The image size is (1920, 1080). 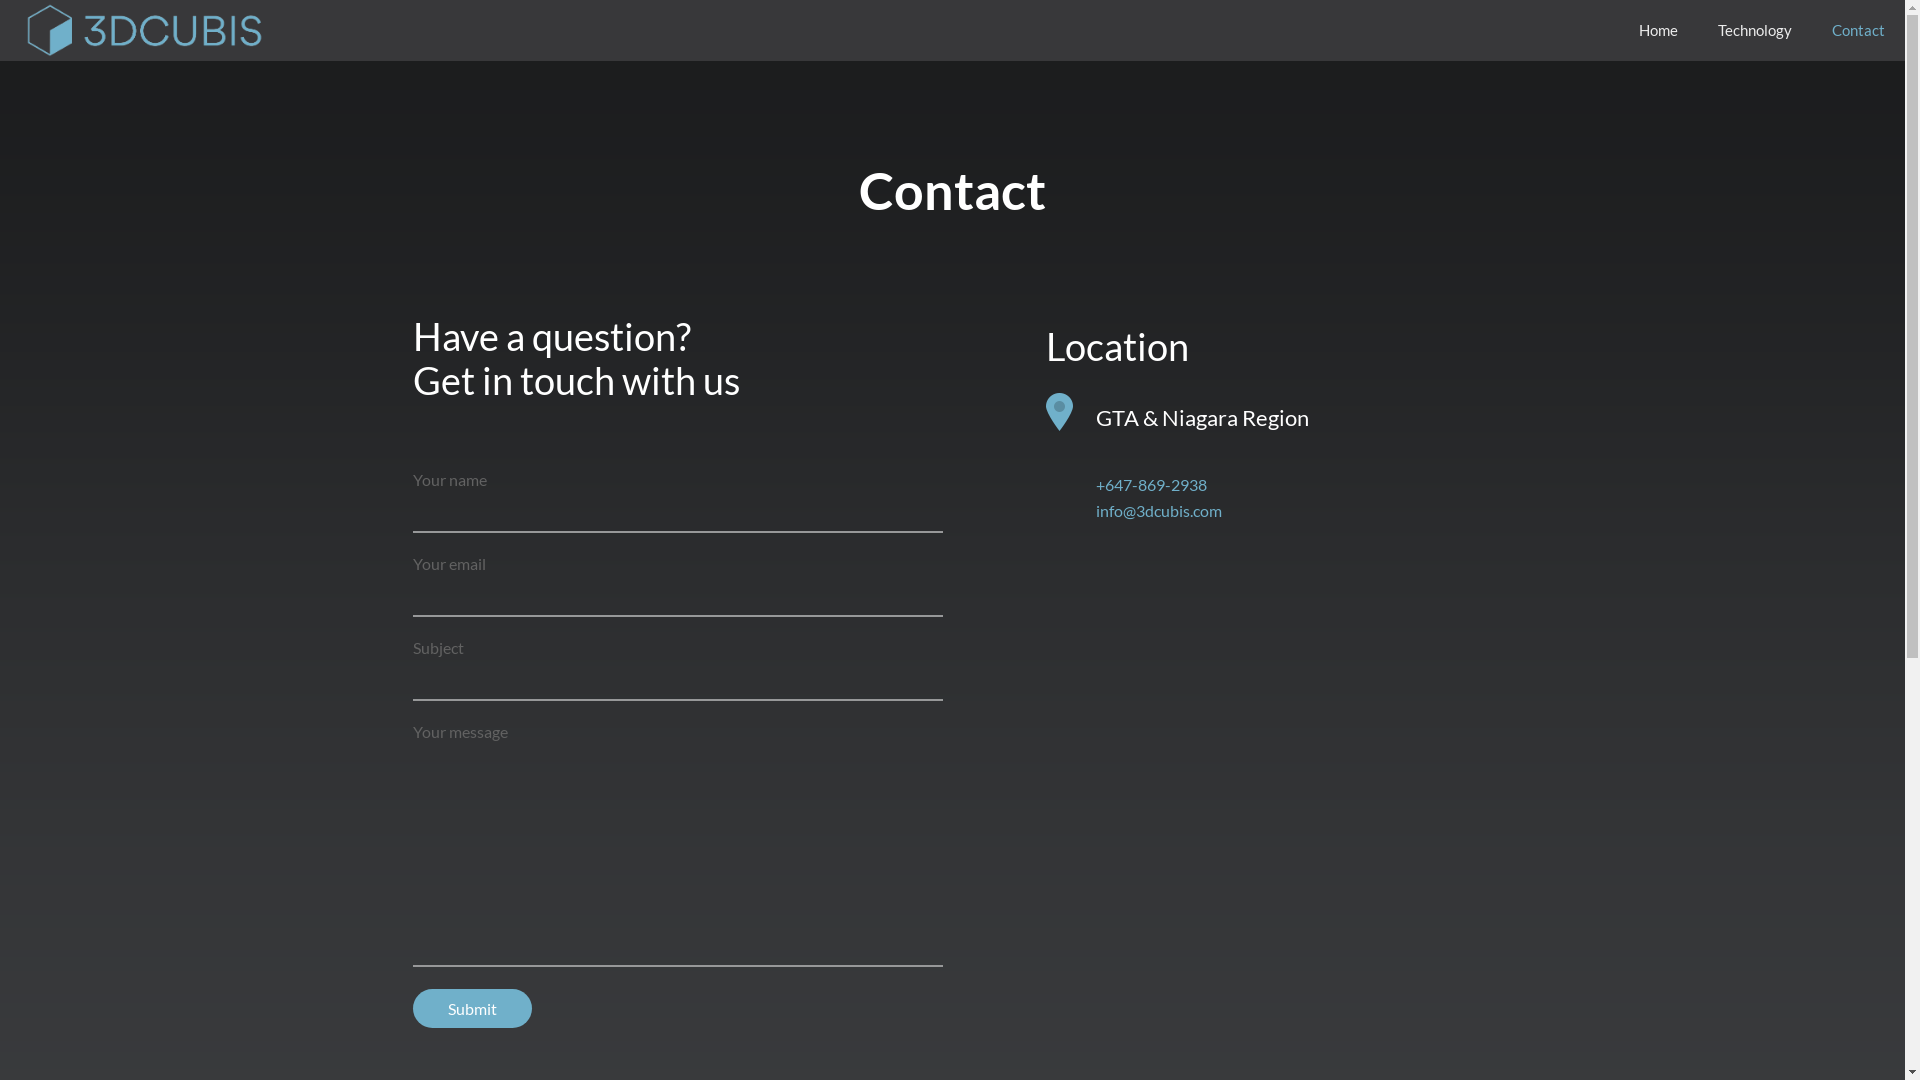 What do you see at coordinates (470, 1008) in the screenshot?
I see `'Submit'` at bounding box center [470, 1008].